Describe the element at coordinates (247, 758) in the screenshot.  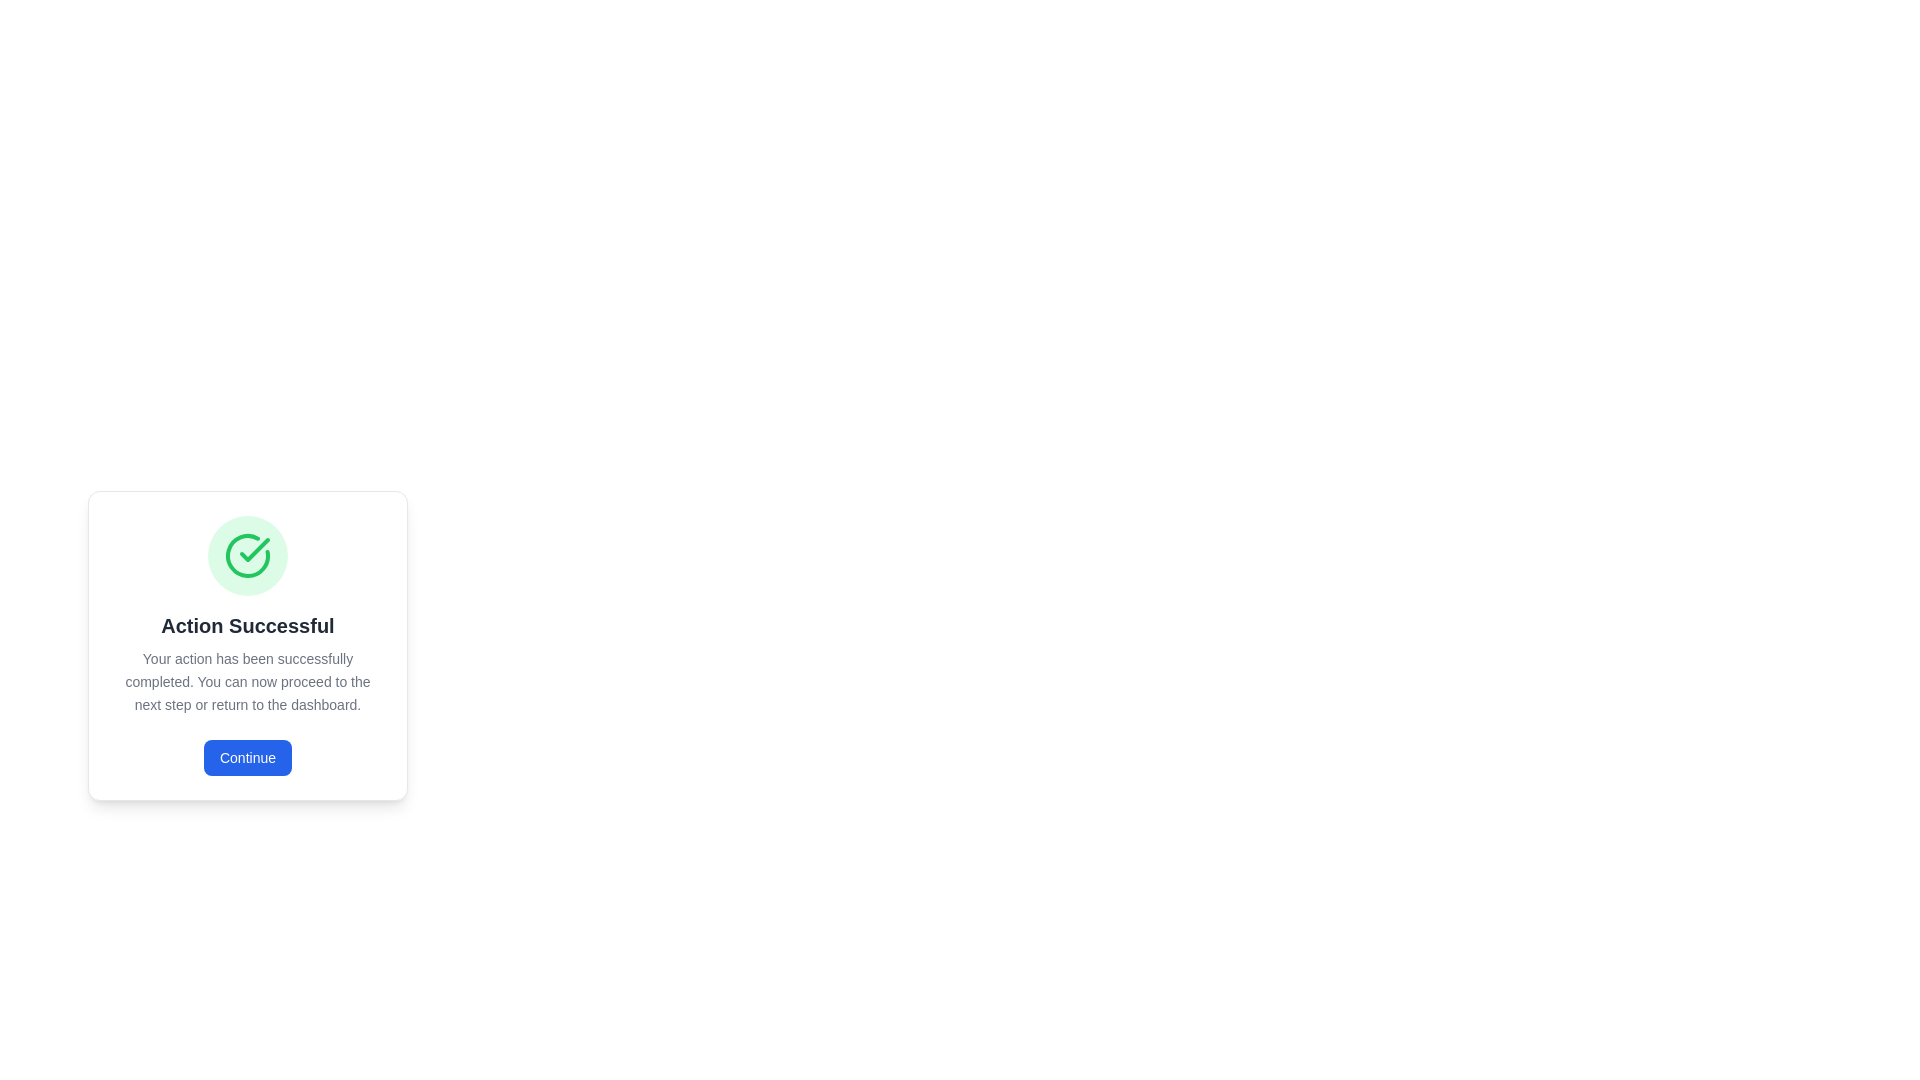
I see `the 'Continue' button with a blue background and white text` at that location.